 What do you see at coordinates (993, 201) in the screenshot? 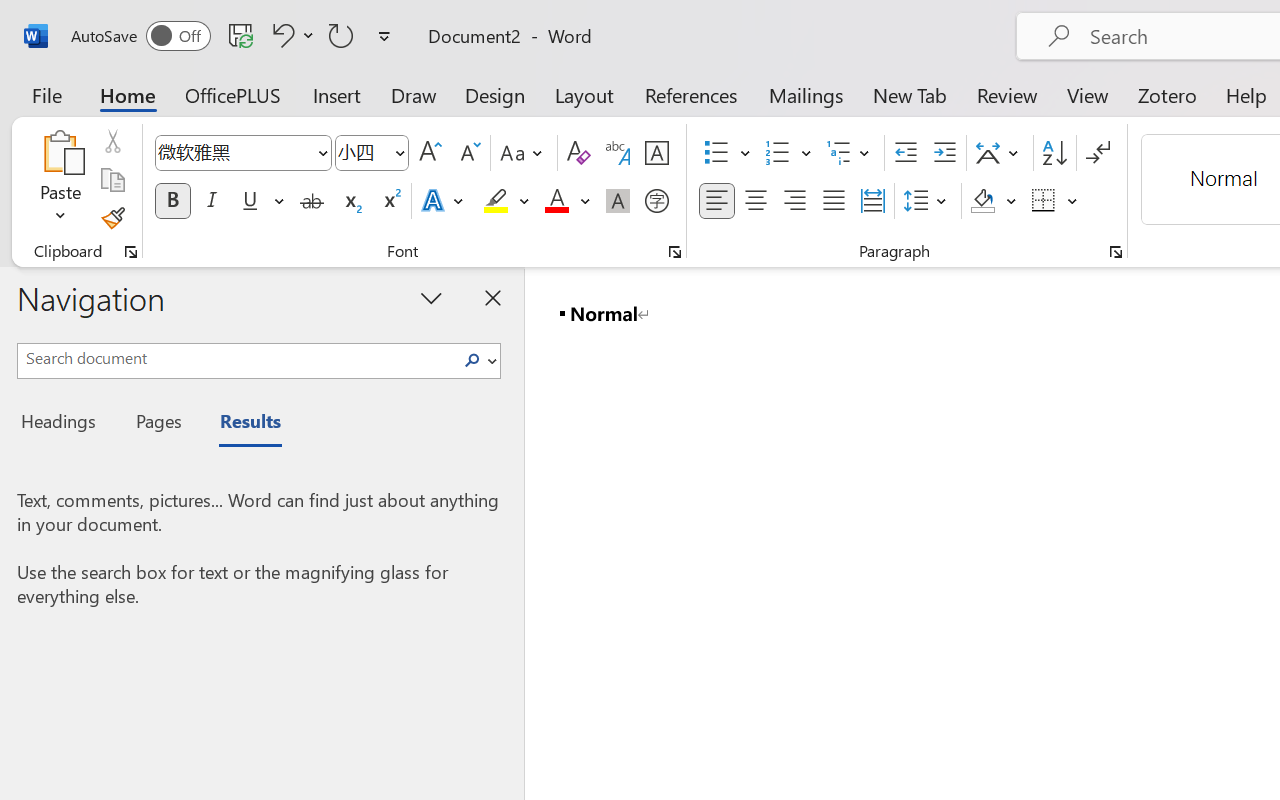
I see `'Shading'` at bounding box center [993, 201].